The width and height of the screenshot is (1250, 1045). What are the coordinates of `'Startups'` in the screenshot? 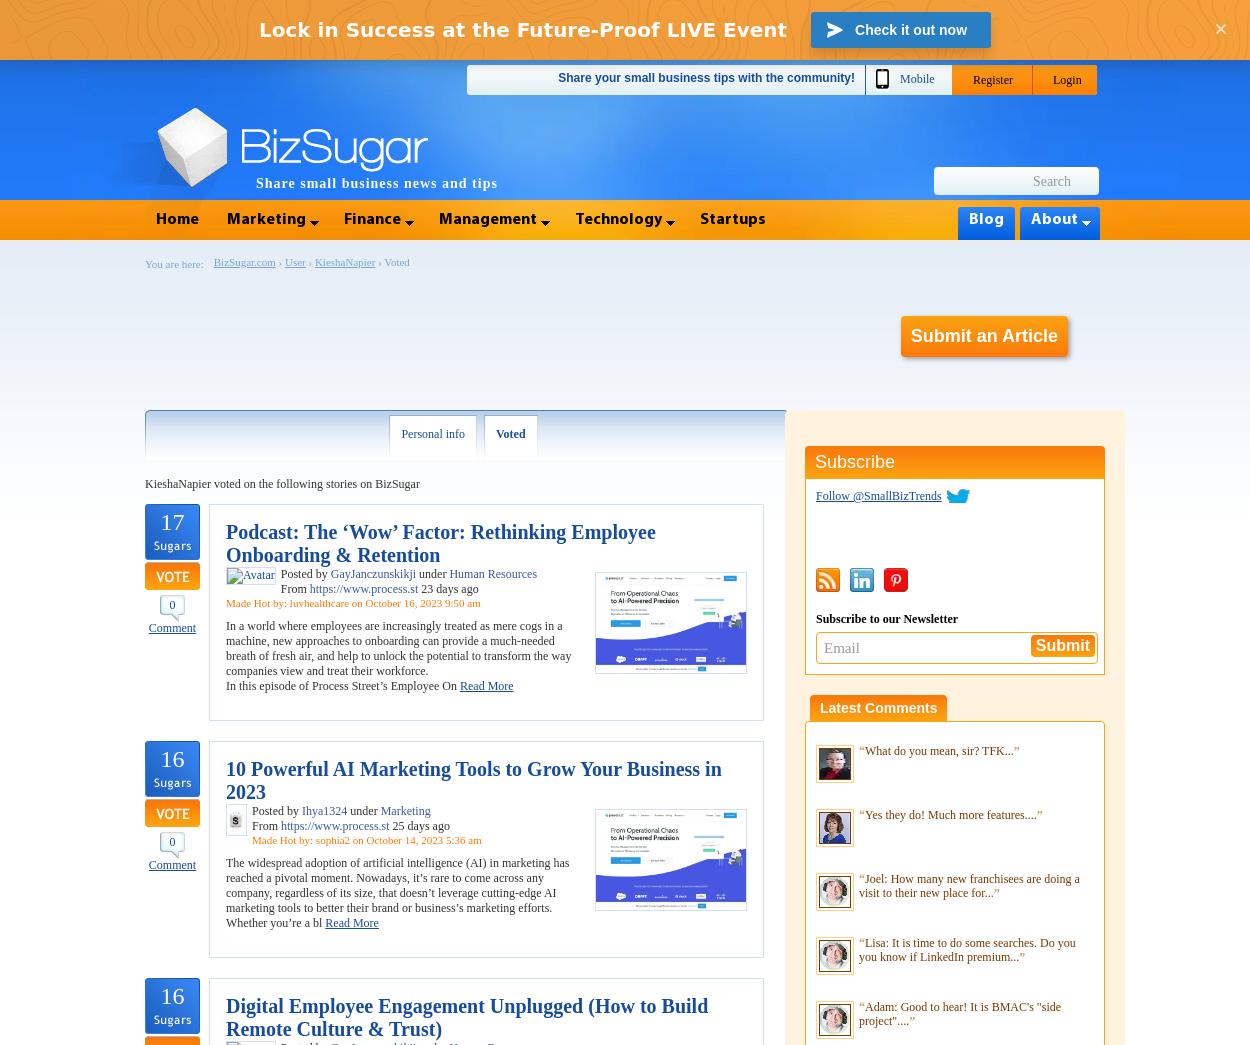 It's located at (732, 219).